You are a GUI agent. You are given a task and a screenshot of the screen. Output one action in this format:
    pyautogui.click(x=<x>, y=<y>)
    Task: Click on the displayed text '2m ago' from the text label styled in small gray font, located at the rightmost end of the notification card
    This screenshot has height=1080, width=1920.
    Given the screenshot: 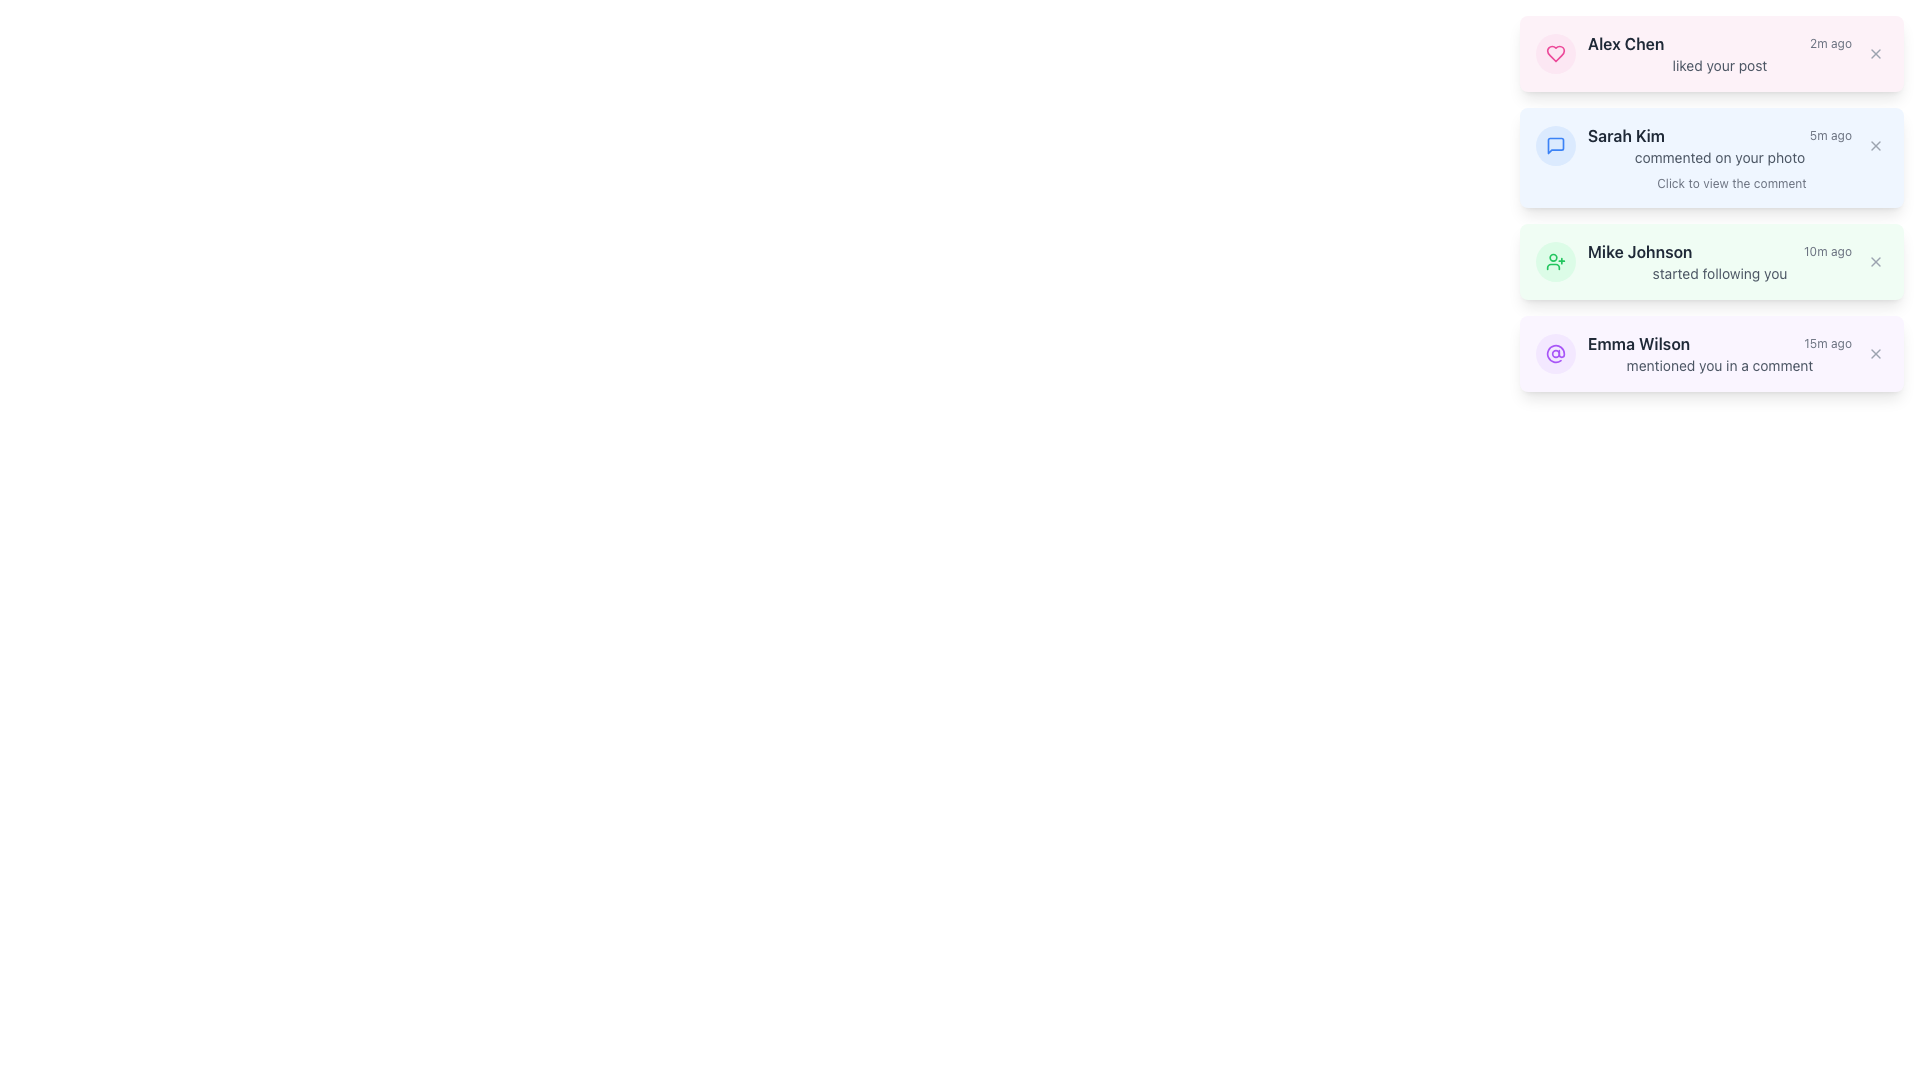 What is the action you would take?
    pyautogui.click(x=1830, y=43)
    